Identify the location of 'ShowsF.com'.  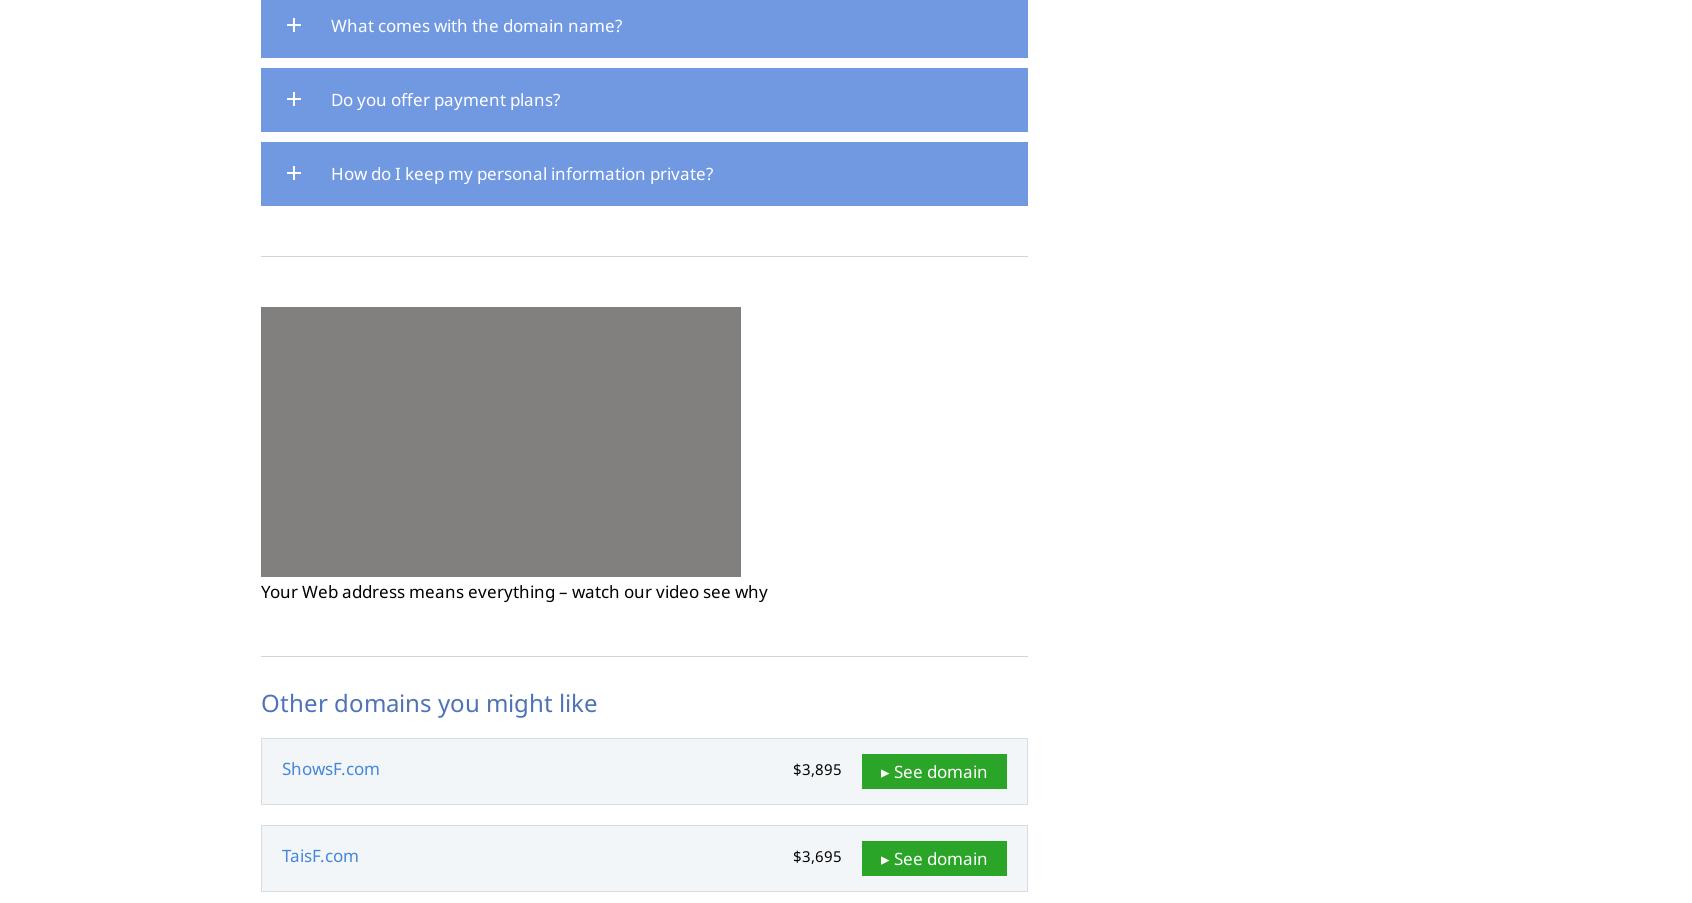
(329, 768).